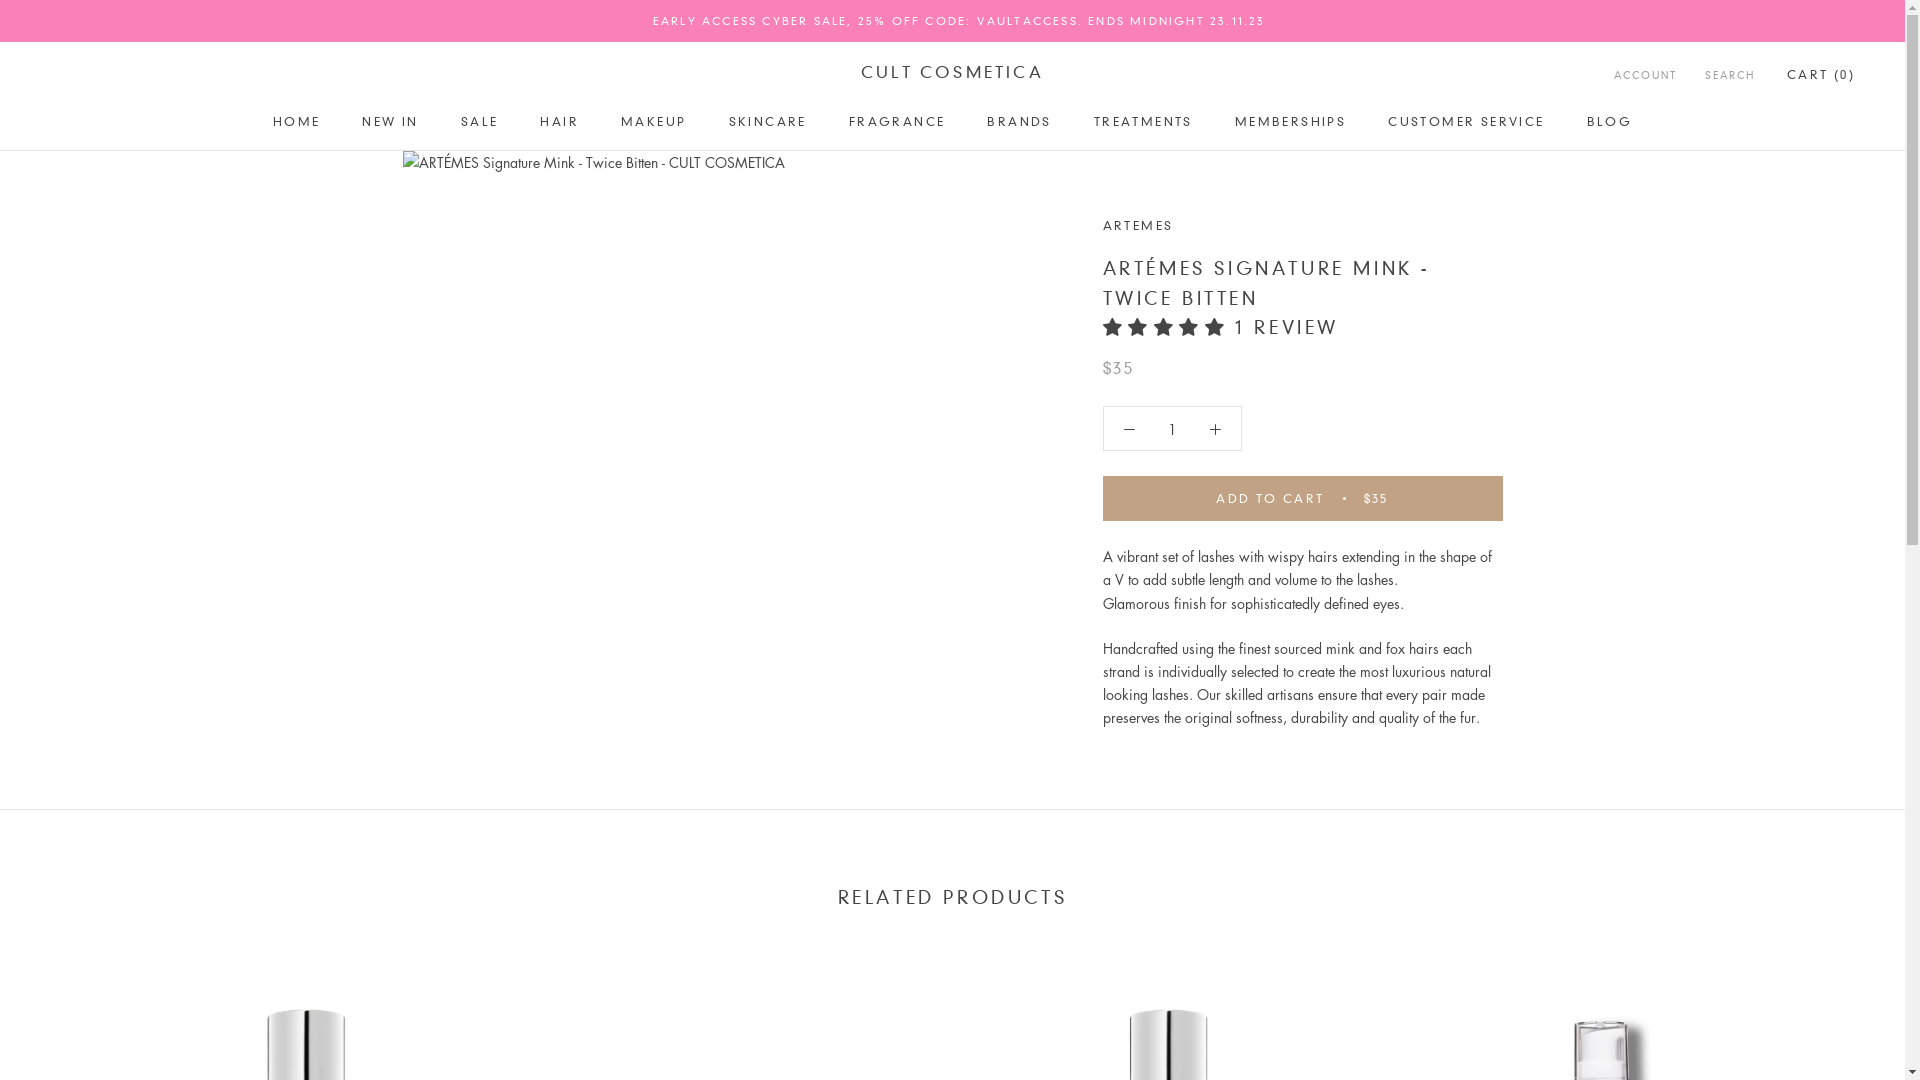 Image resolution: width=1920 pixels, height=1080 pixels. Describe the element at coordinates (1786, 73) in the screenshot. I see `'CART (0)'` at that location.